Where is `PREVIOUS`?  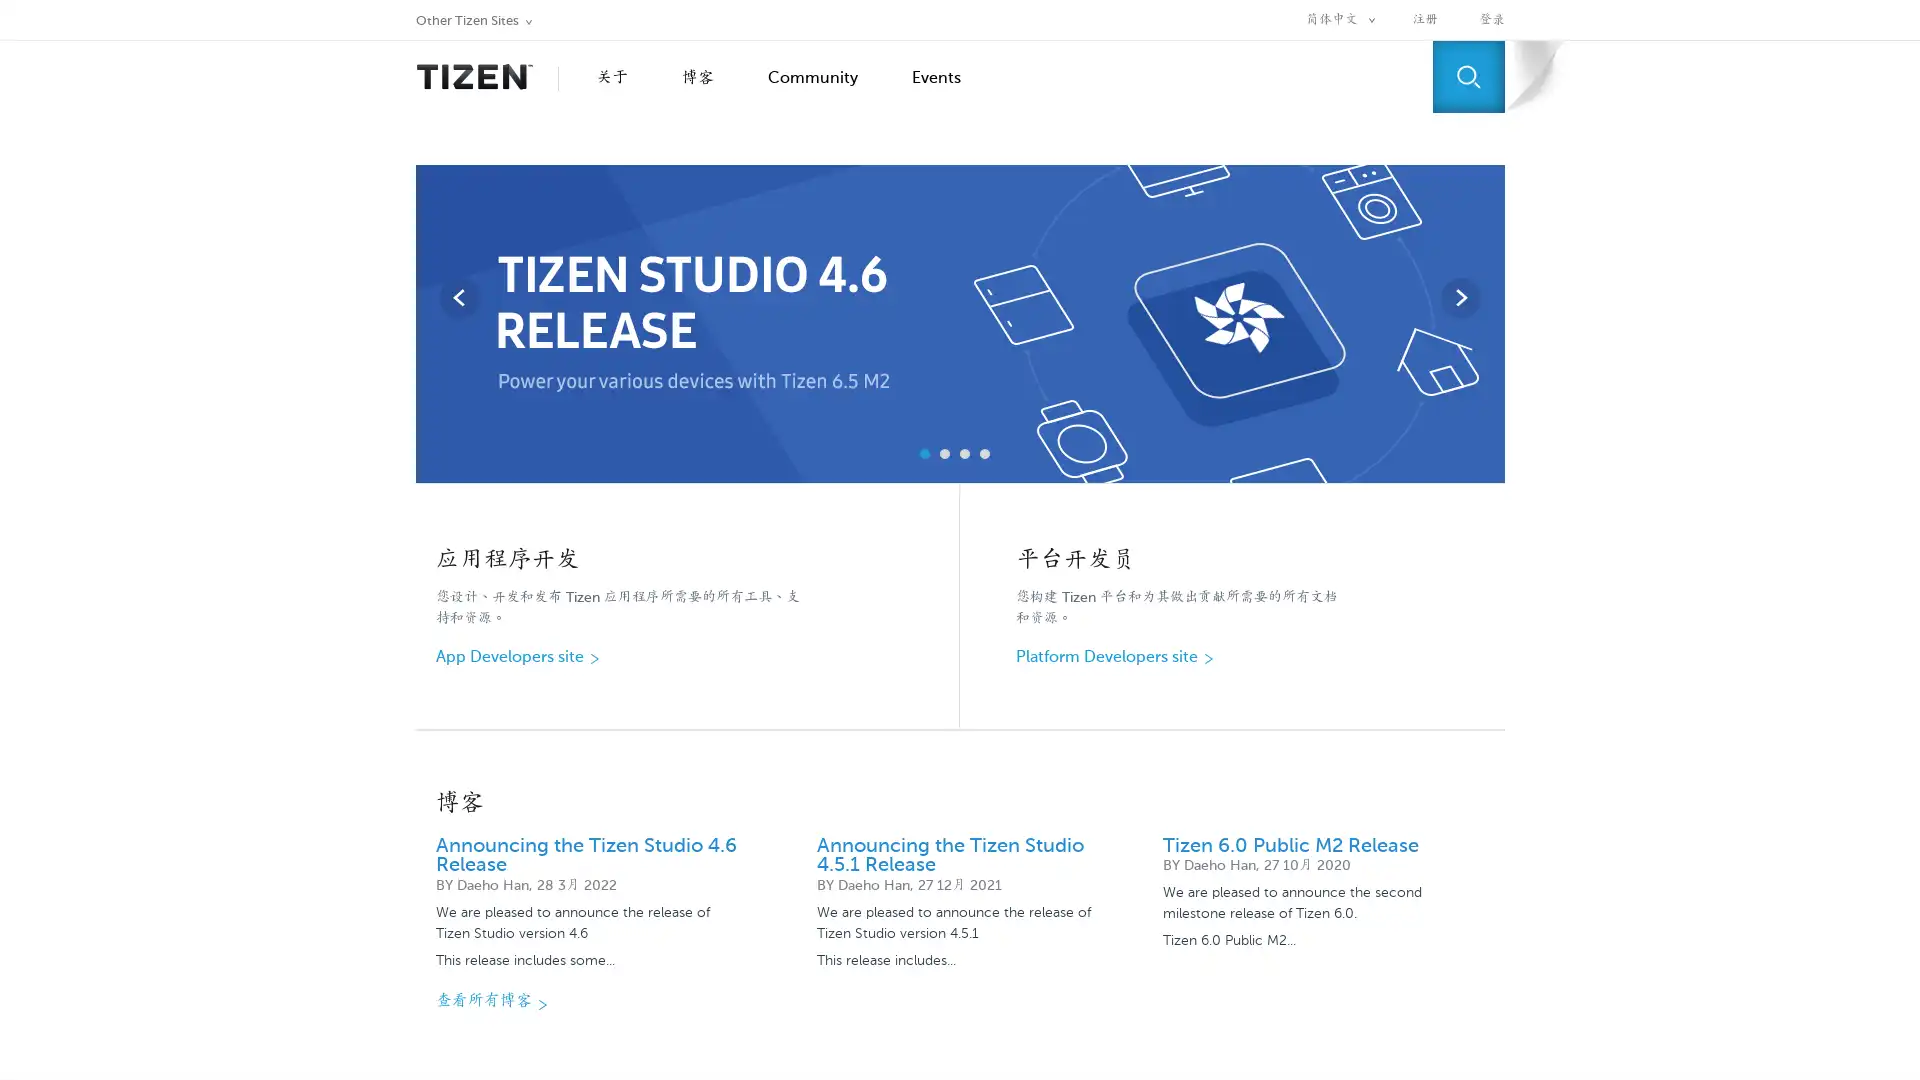 PREVIOUS is located at coordinates (458, 297).